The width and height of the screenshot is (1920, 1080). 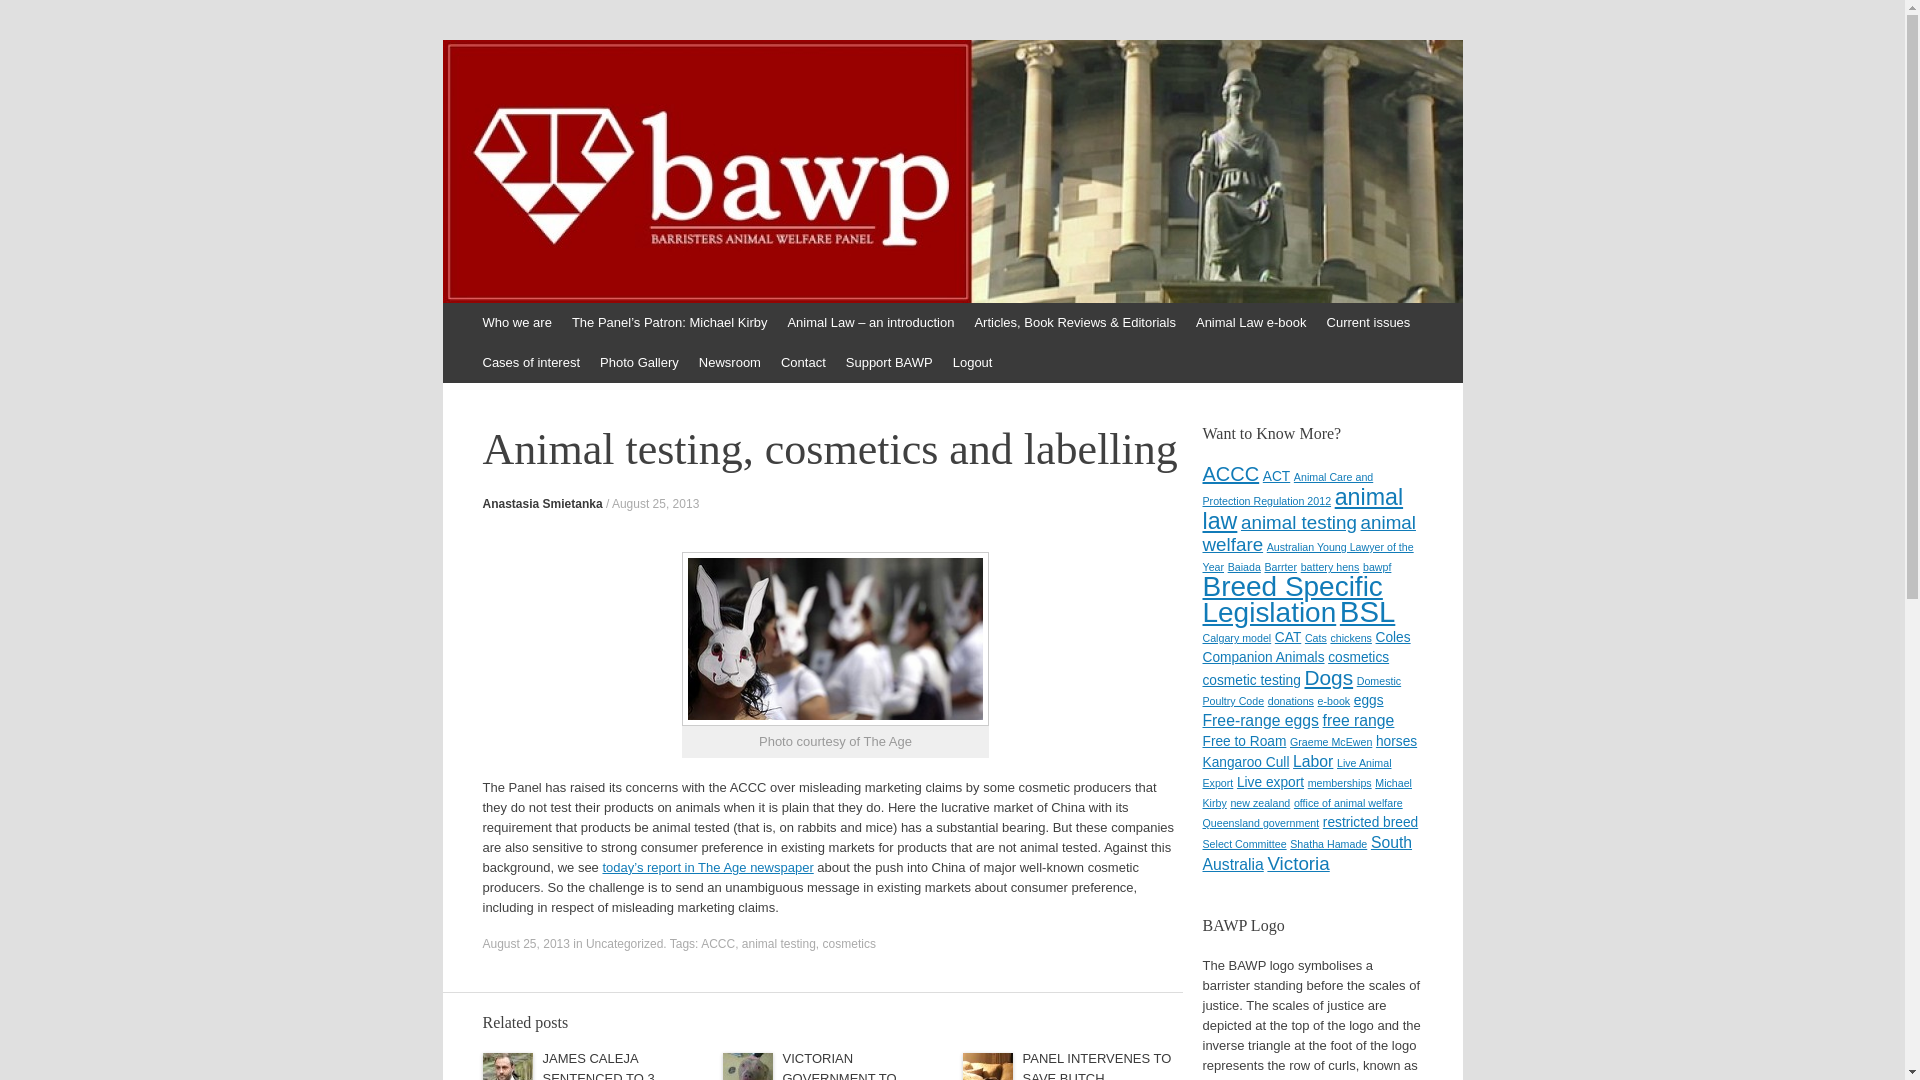 I want to click on 'office of animal welfare', so click(x=1348, y=801).